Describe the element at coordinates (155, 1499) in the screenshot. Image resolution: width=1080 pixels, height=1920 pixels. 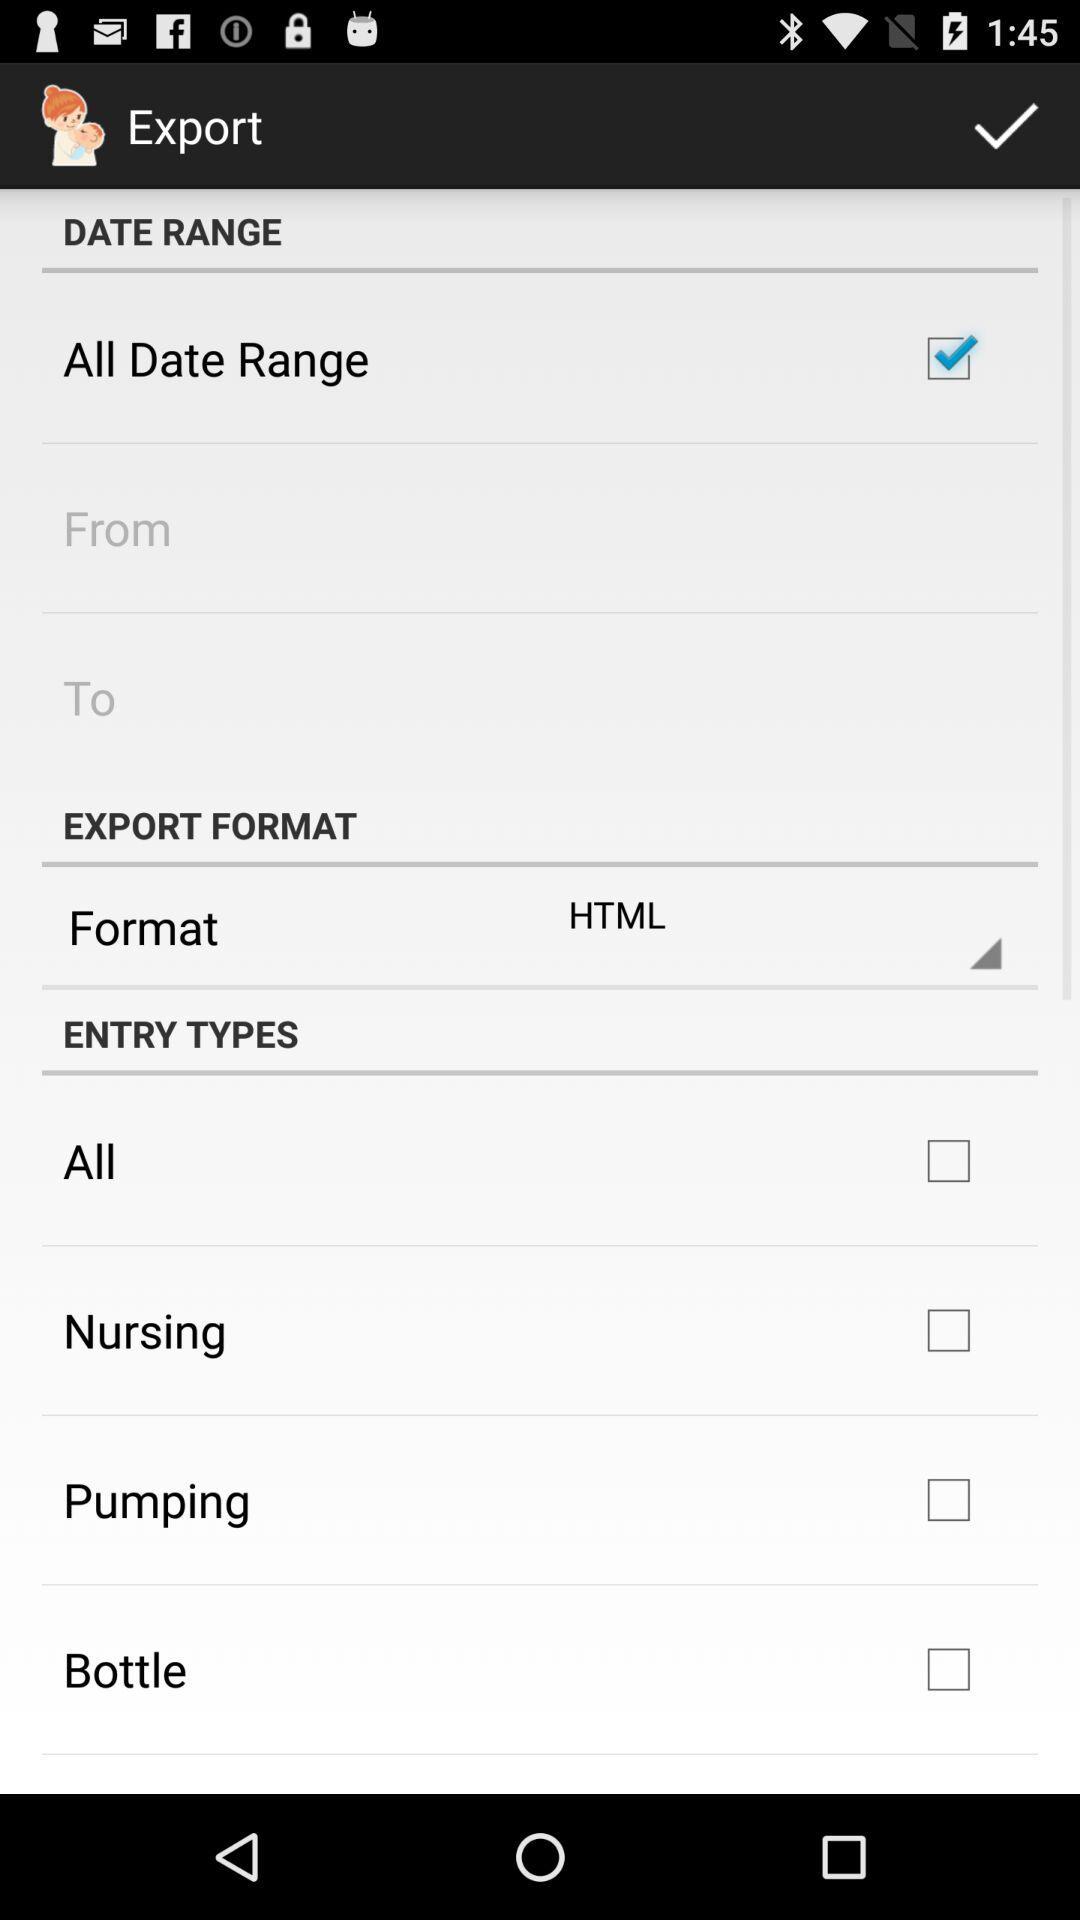
I see `pumping` at that location.